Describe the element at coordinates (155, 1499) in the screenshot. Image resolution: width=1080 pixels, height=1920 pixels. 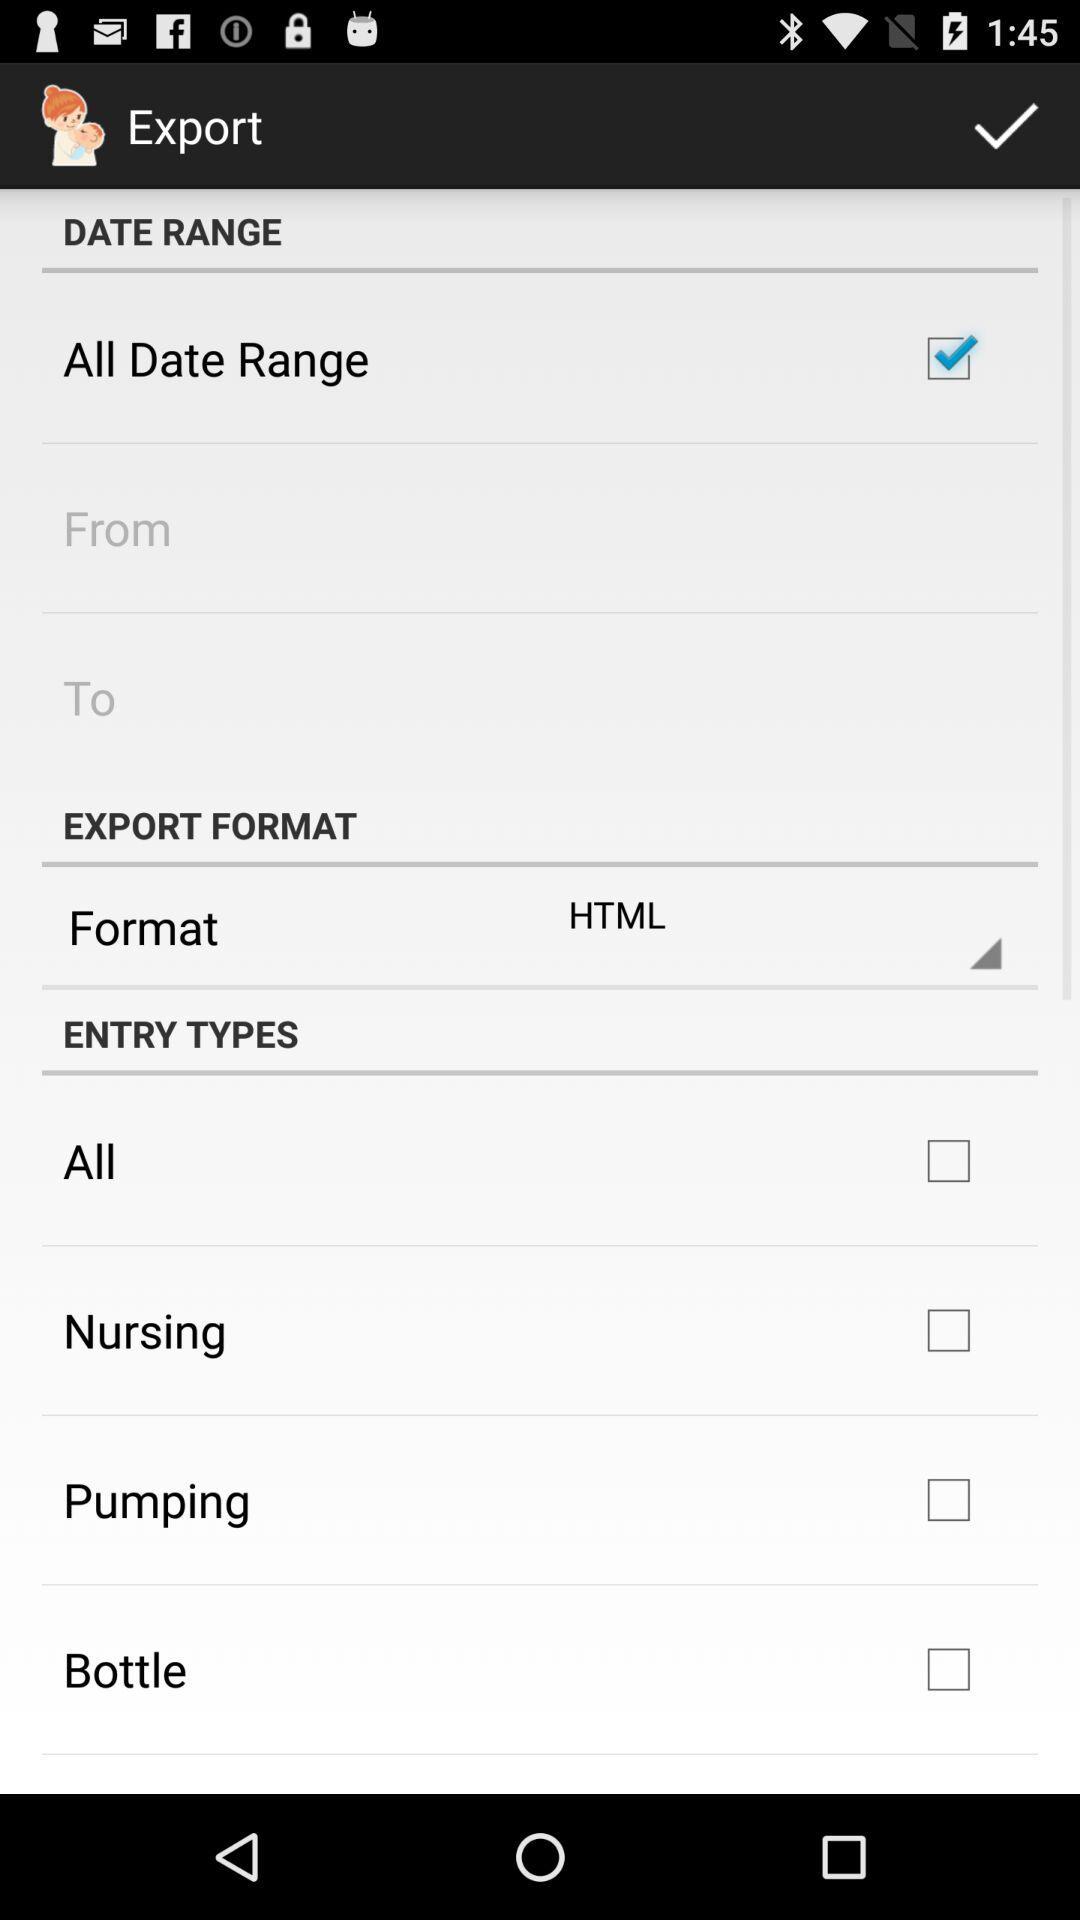
I see `pumping` at that location.